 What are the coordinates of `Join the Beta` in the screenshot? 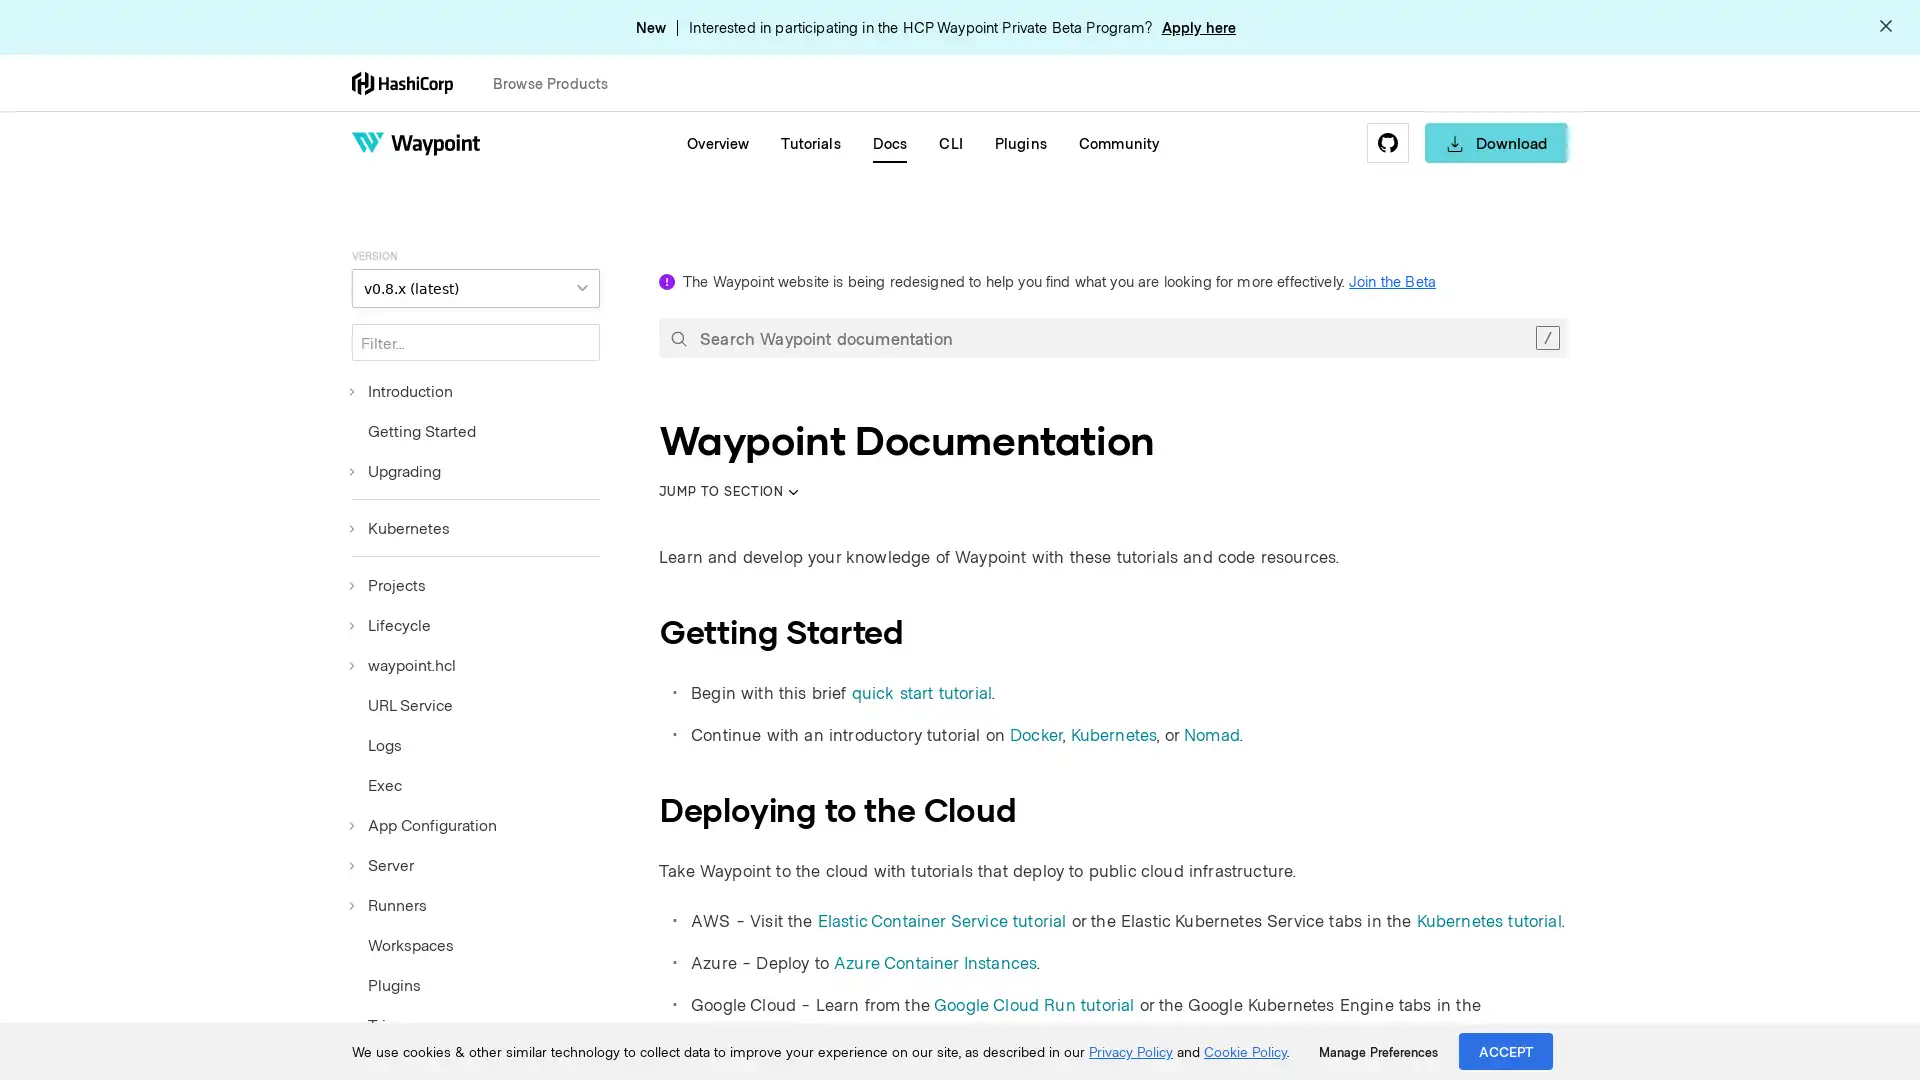 It's located at (1391, 281).